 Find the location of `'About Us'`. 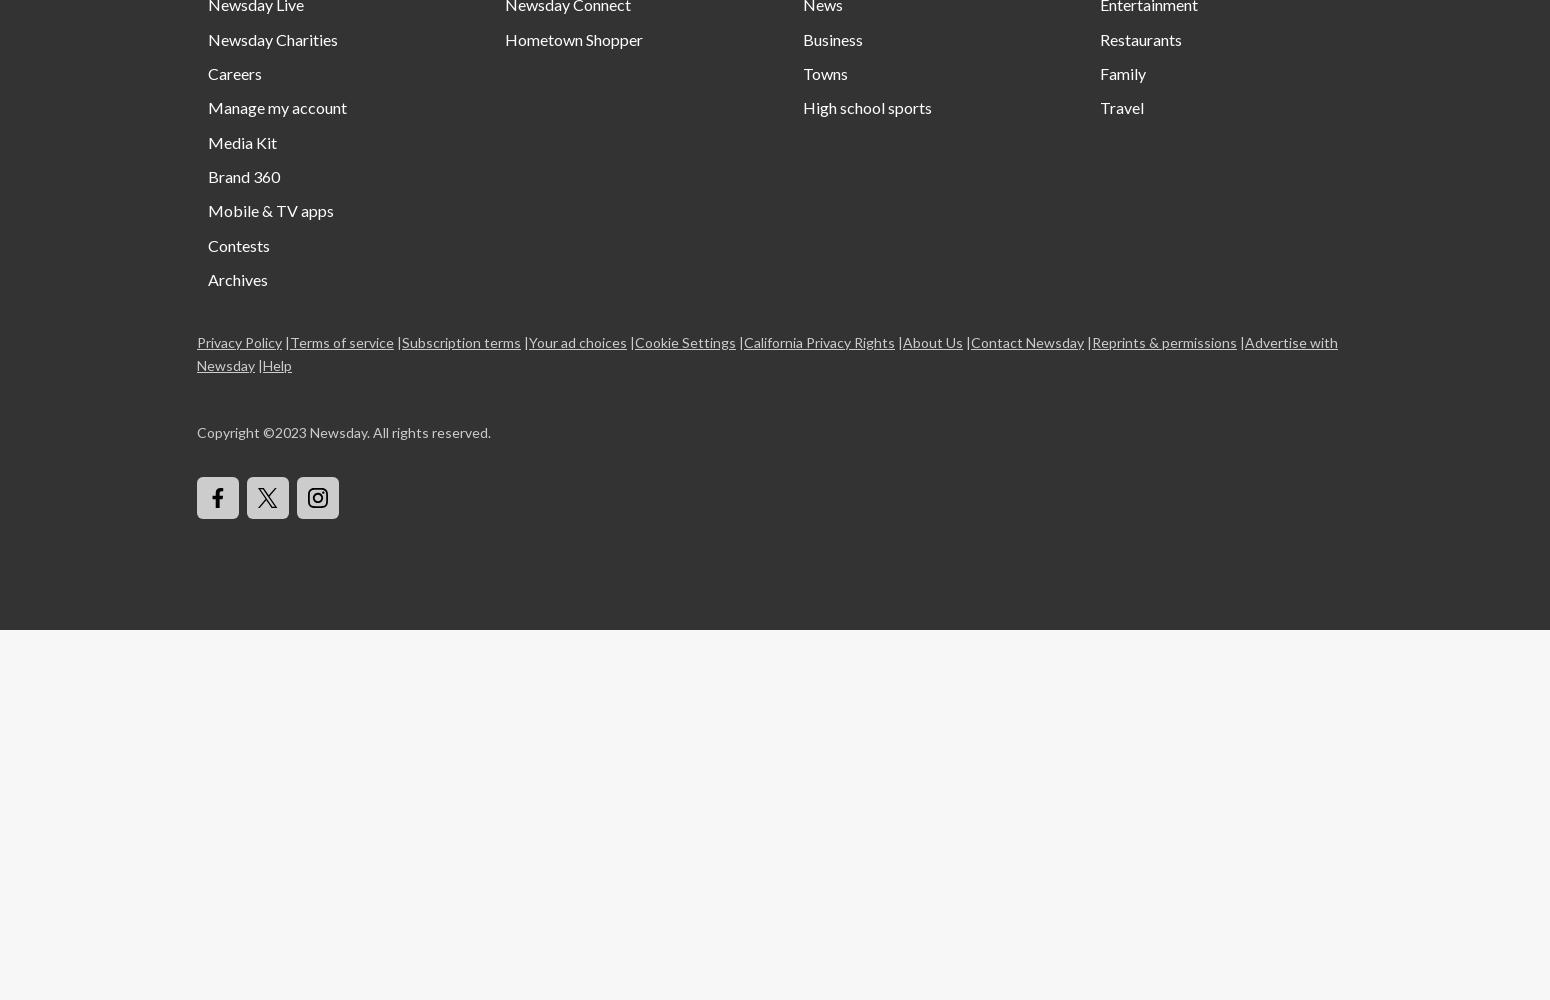

'About Us' is located at coordinates (931, 340).